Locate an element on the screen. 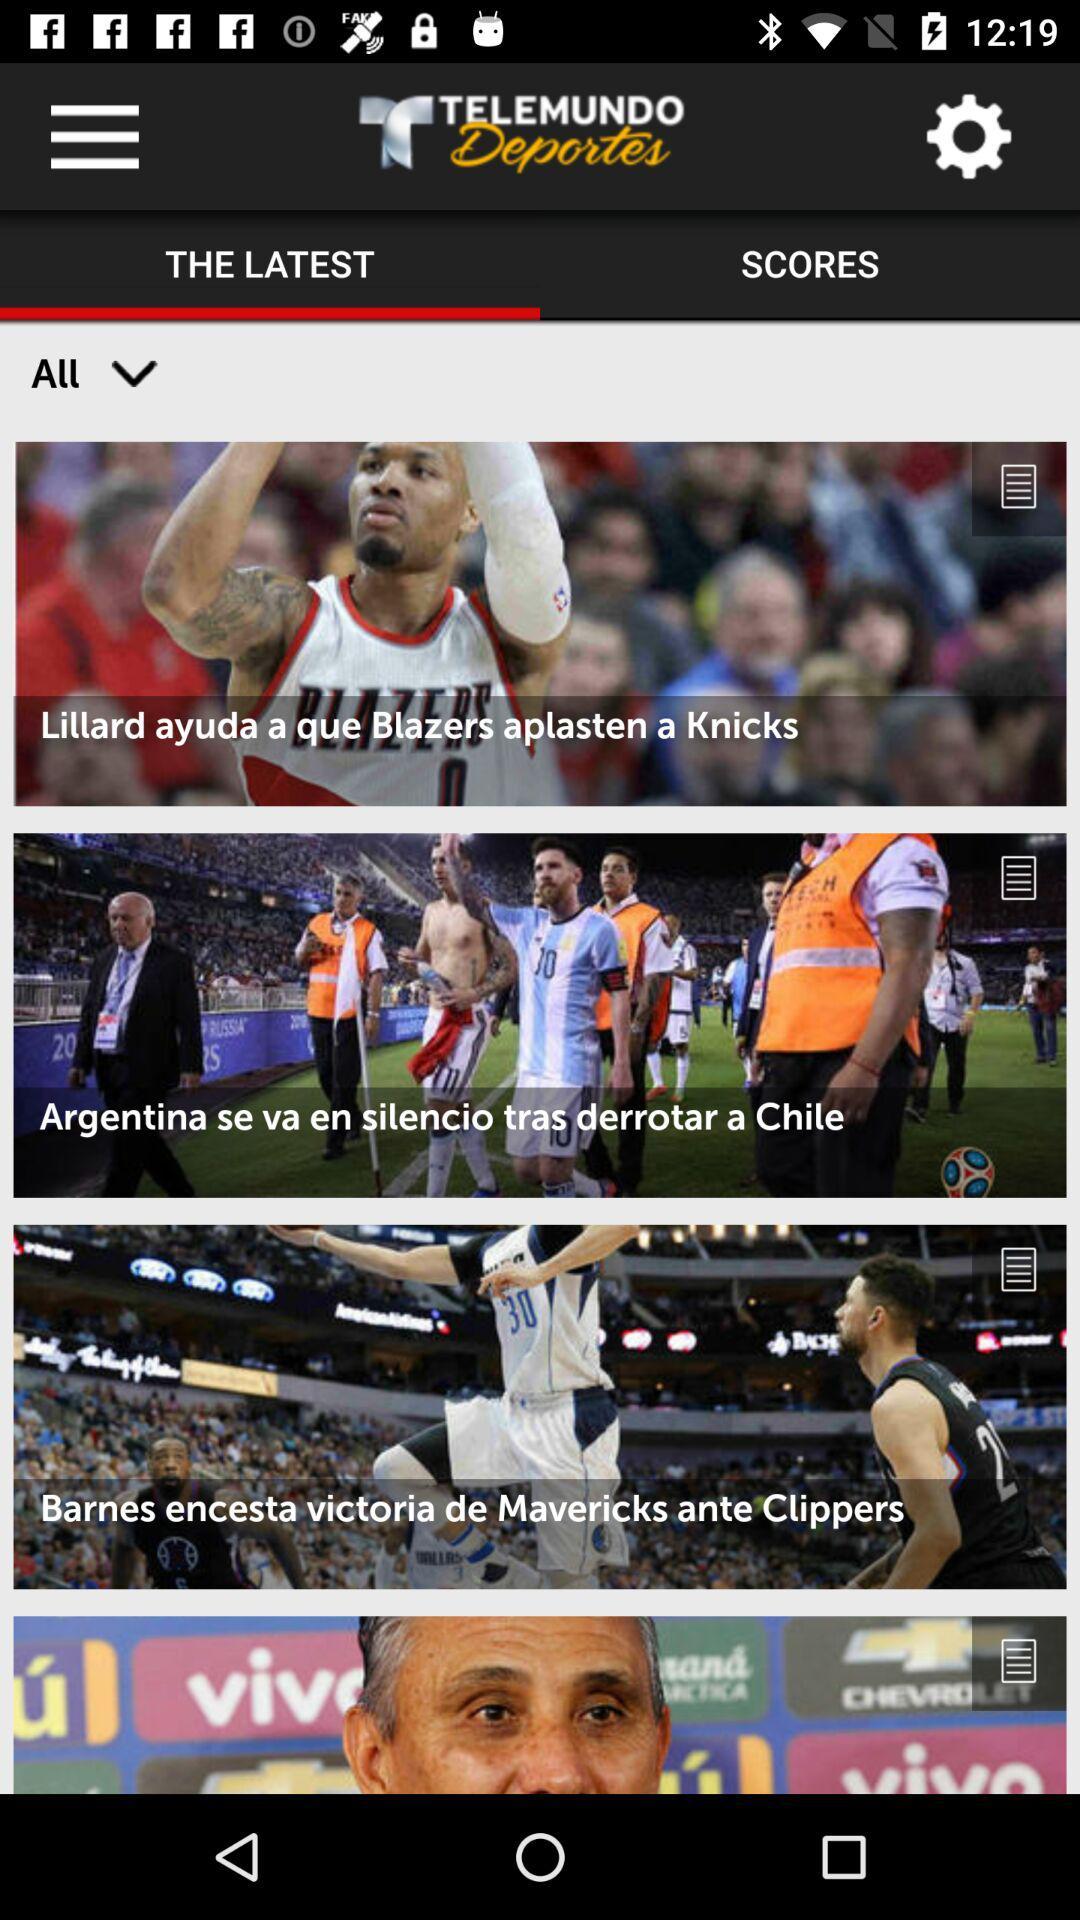 The height and width of the screenshot is (1920, 1080). barnes encesta victoria icon is located at coordinates (540, 1508).